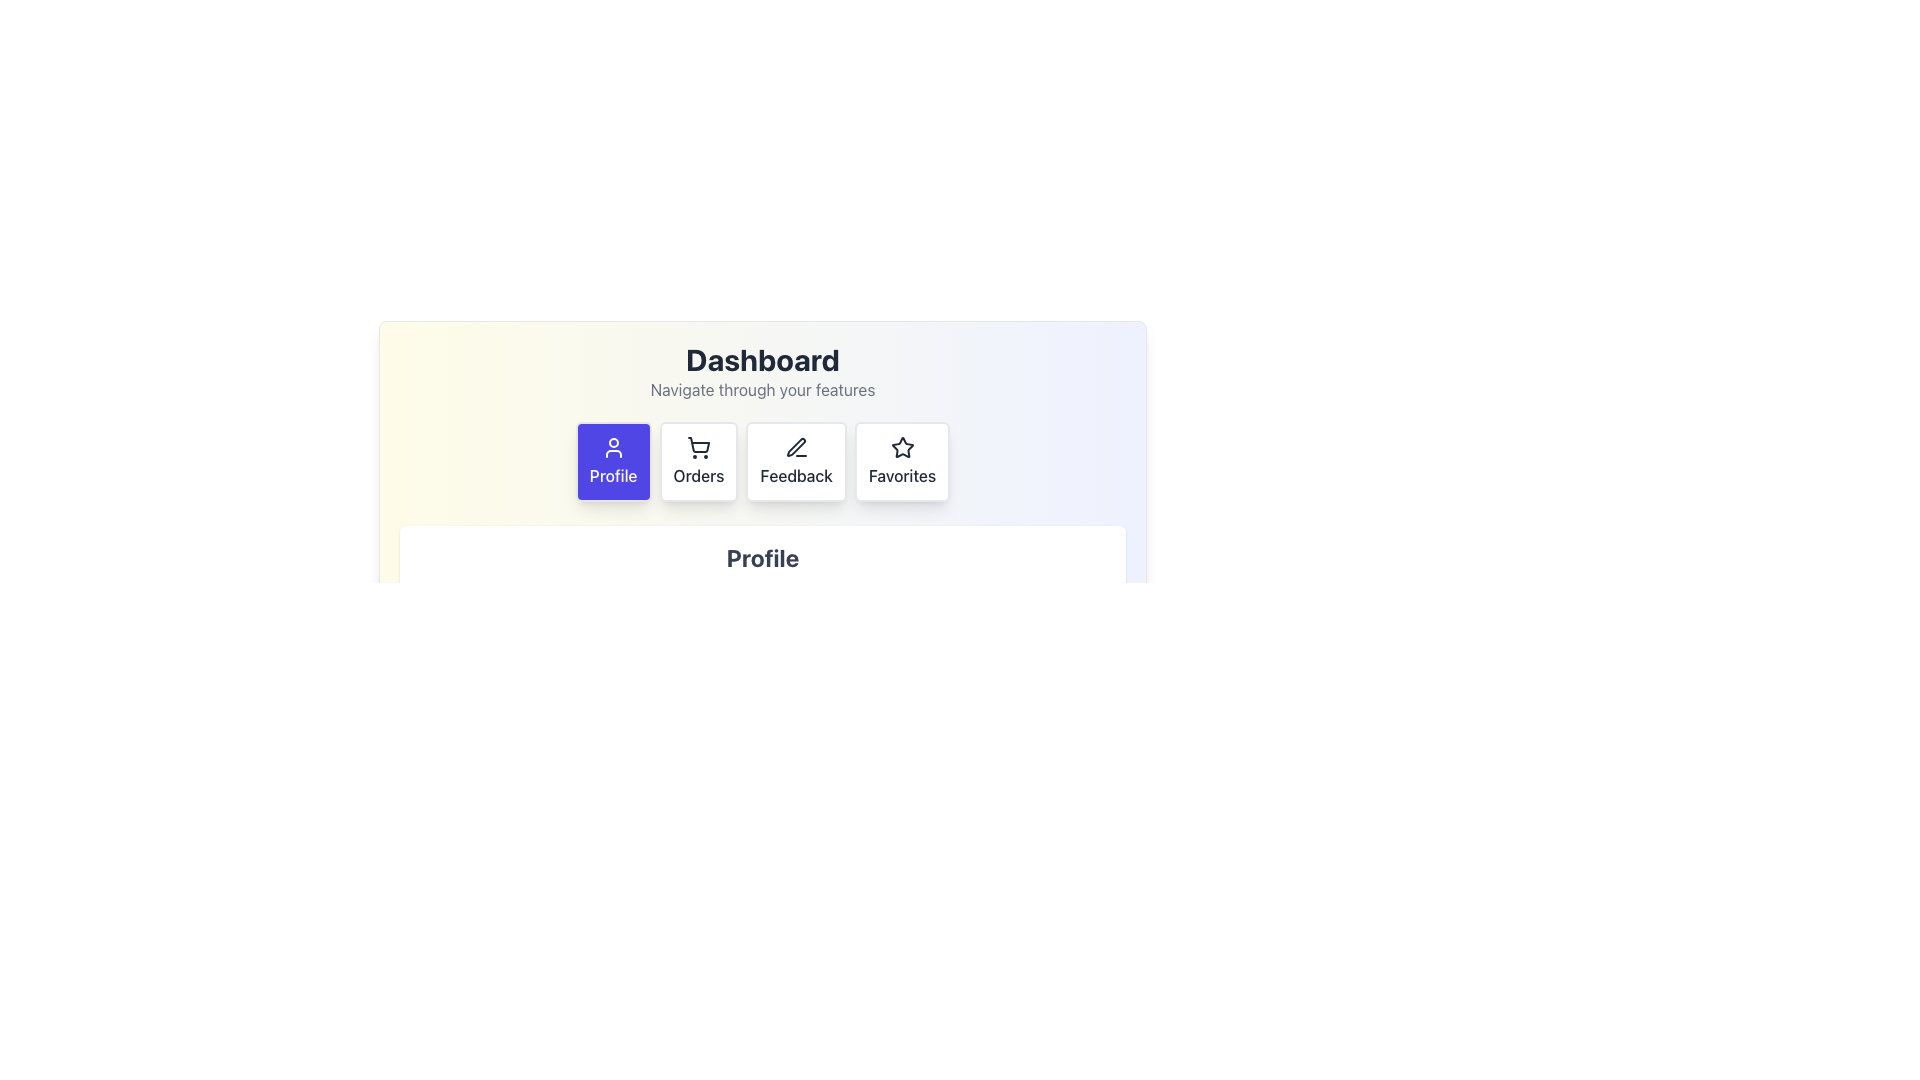  I want to click on the text label displaying 'Orders' that is located in the second box from the left below the 'Dashboard' header, so click(698, 475).